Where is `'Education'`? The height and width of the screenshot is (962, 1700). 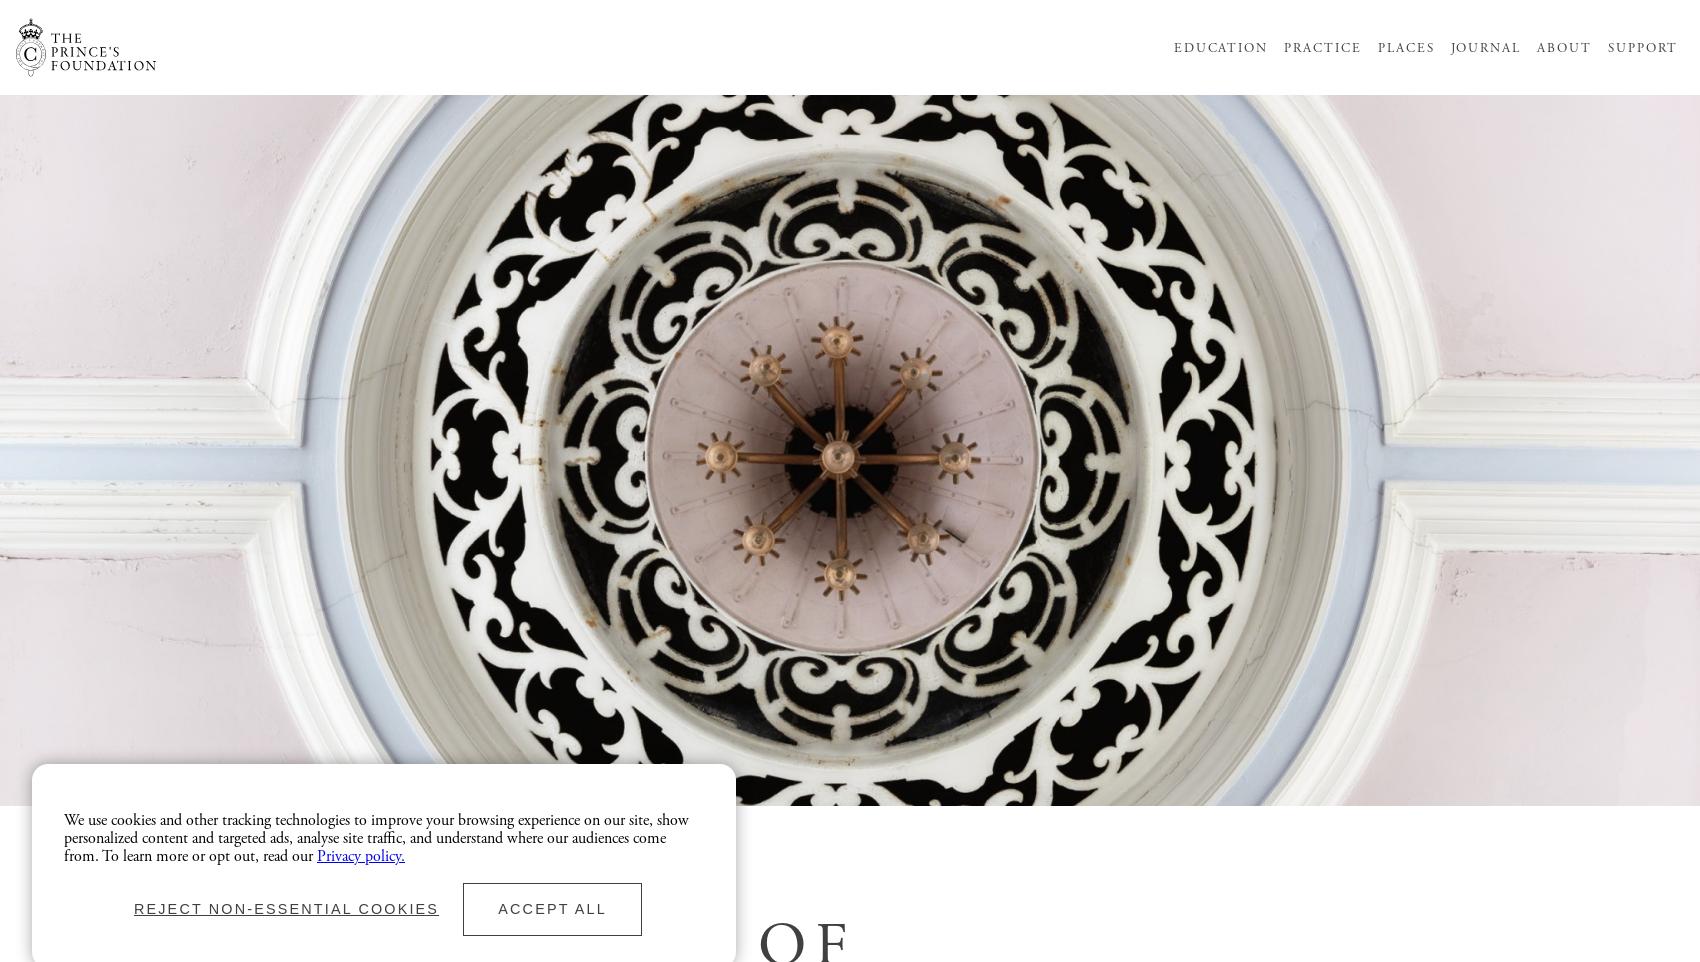
'Education' is located at coordinates (1219, 47).